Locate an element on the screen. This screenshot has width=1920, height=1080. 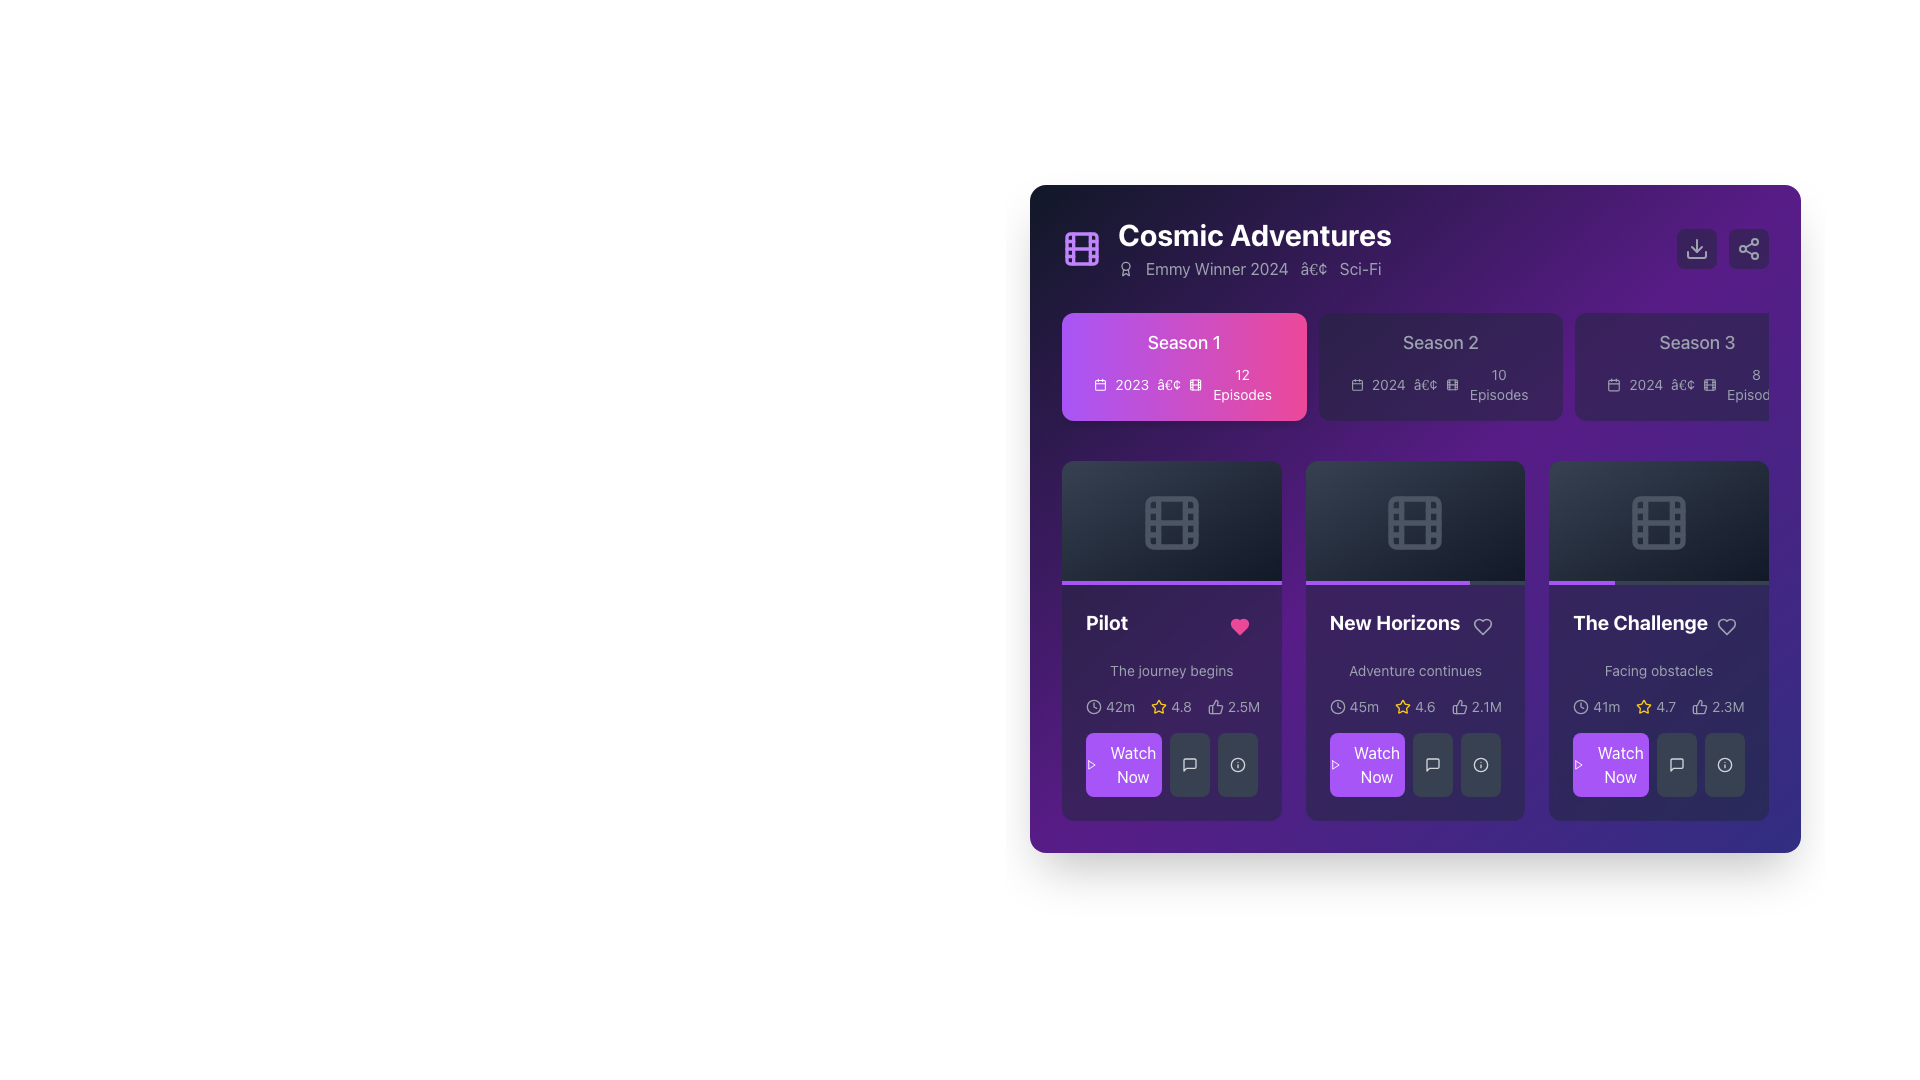
the heart icon (unfilled outline) located in the bottom section of the 'Pilot' card under 'Season 1' is located at coordinates (1726, 624).